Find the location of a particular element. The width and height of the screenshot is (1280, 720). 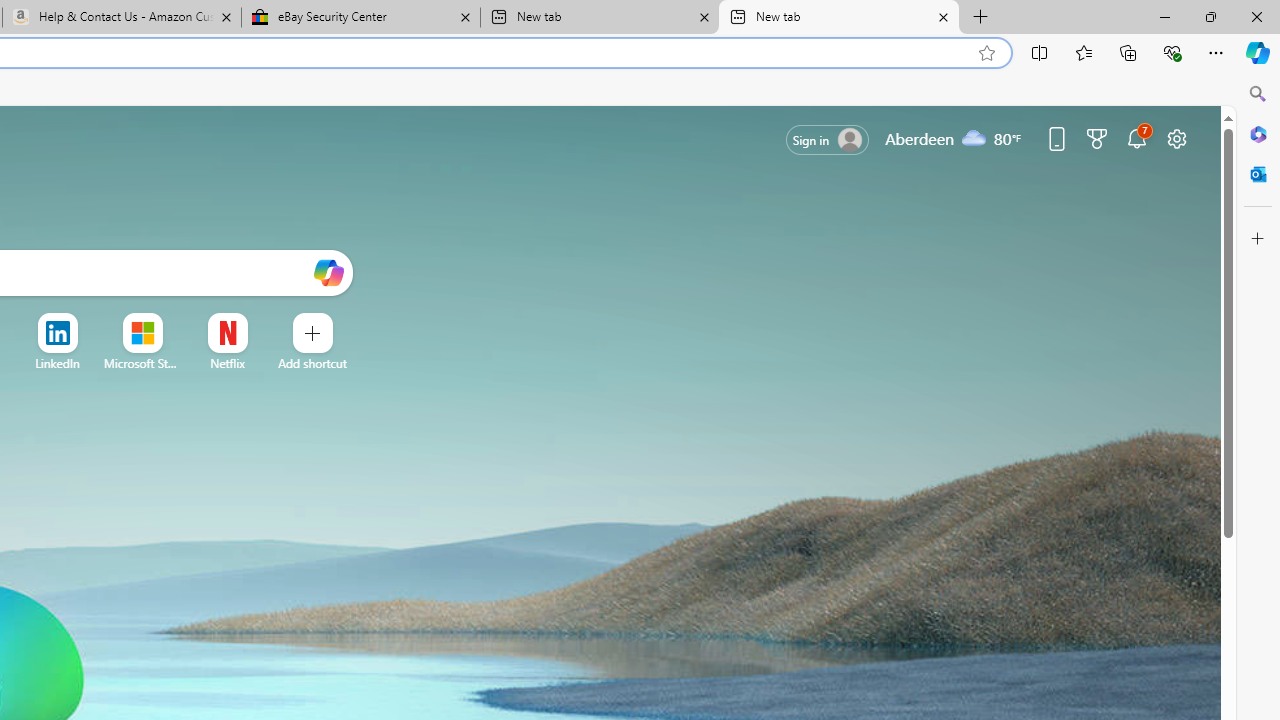

'eBay Security Center' is located at coordinates (360, 17).